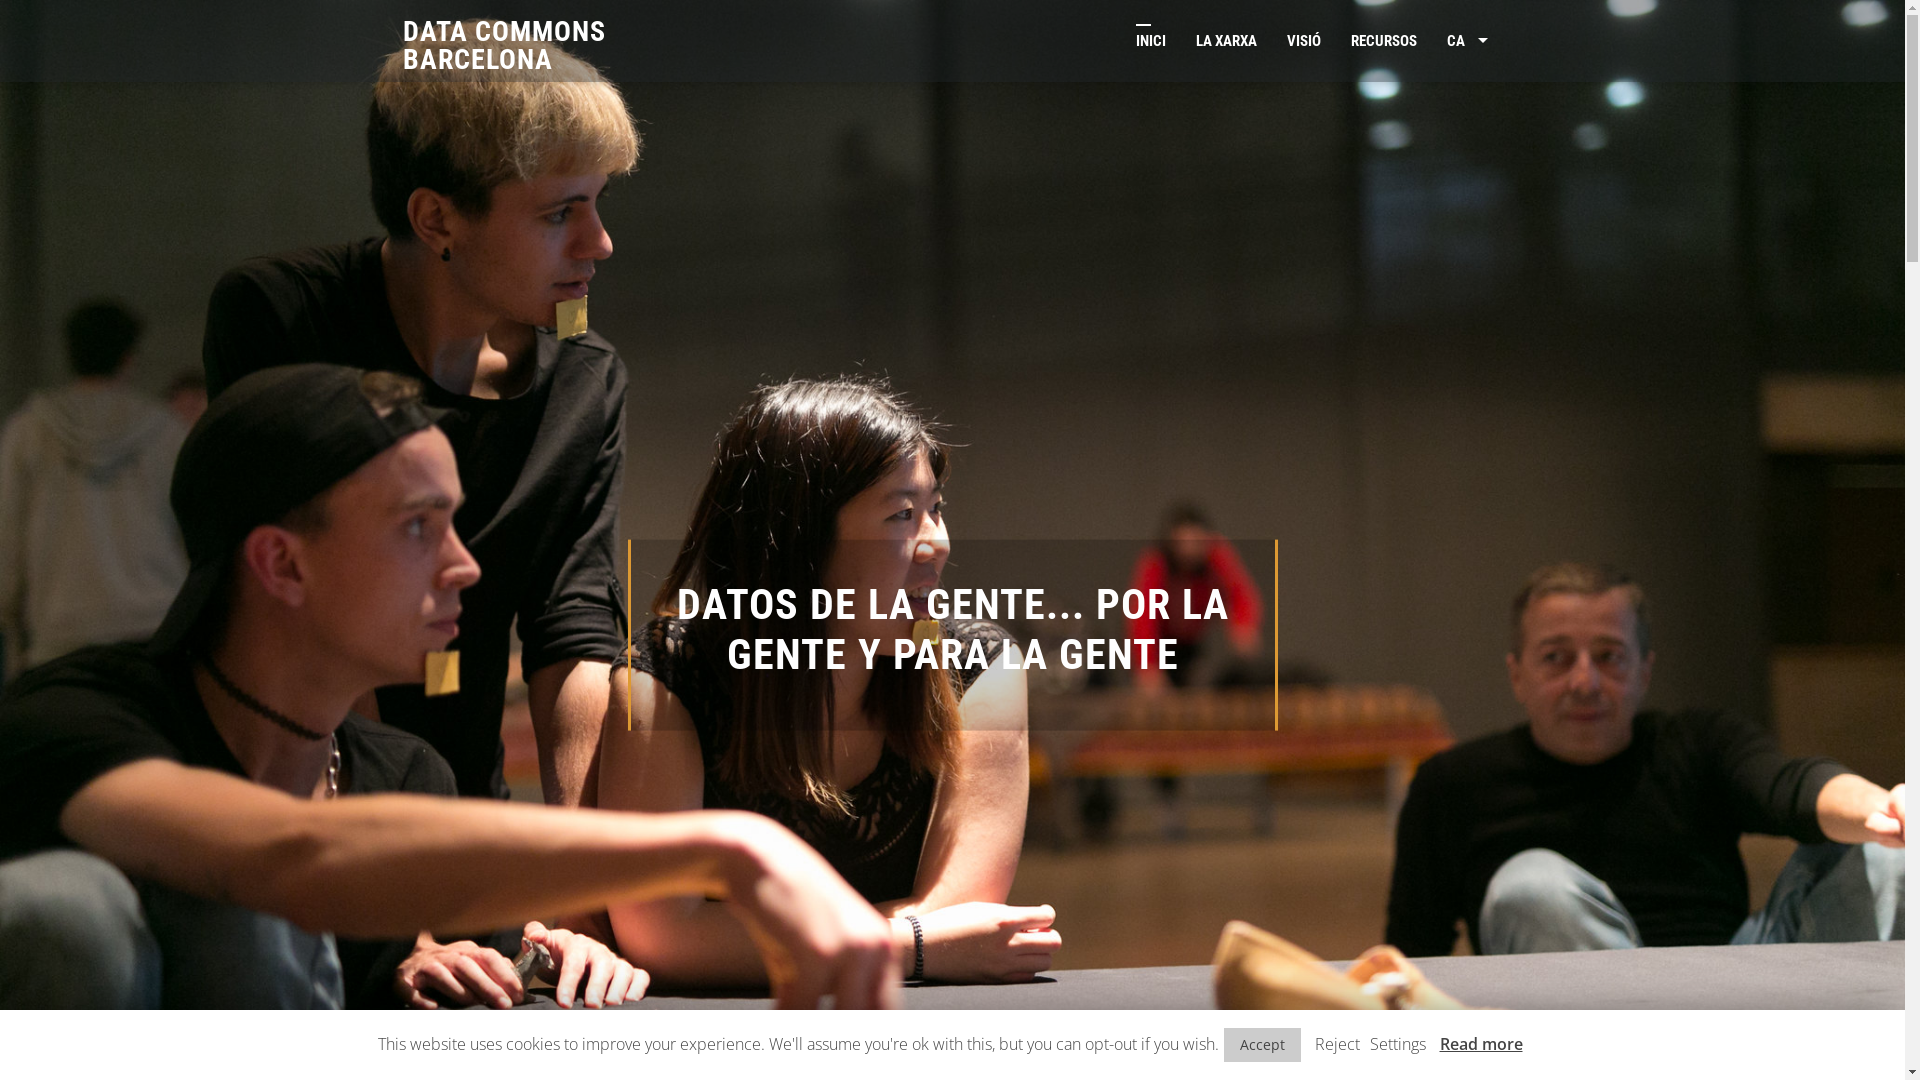  I want to click on 'INICI', so click(1151, 41).